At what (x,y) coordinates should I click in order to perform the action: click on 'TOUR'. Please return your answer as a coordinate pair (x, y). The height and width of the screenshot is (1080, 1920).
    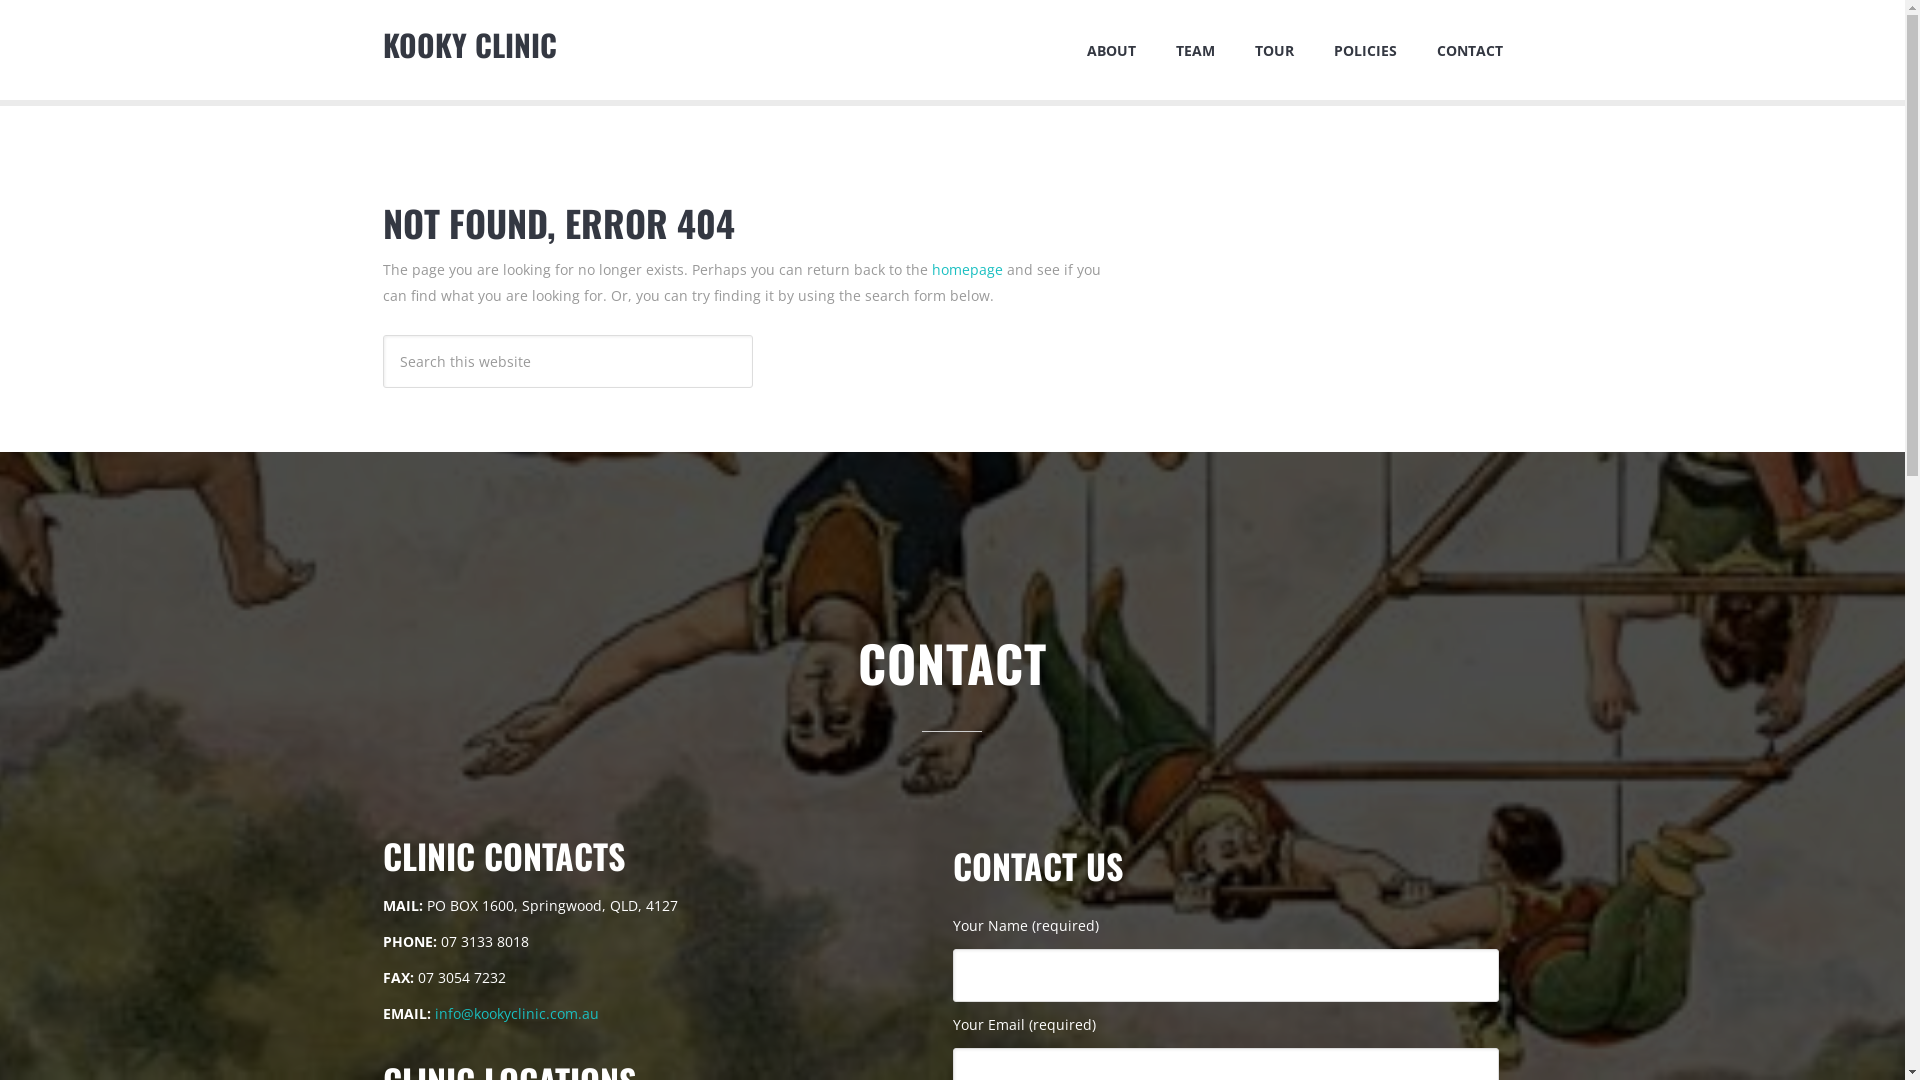
    Looking at the image, I should click on (1272, 49).